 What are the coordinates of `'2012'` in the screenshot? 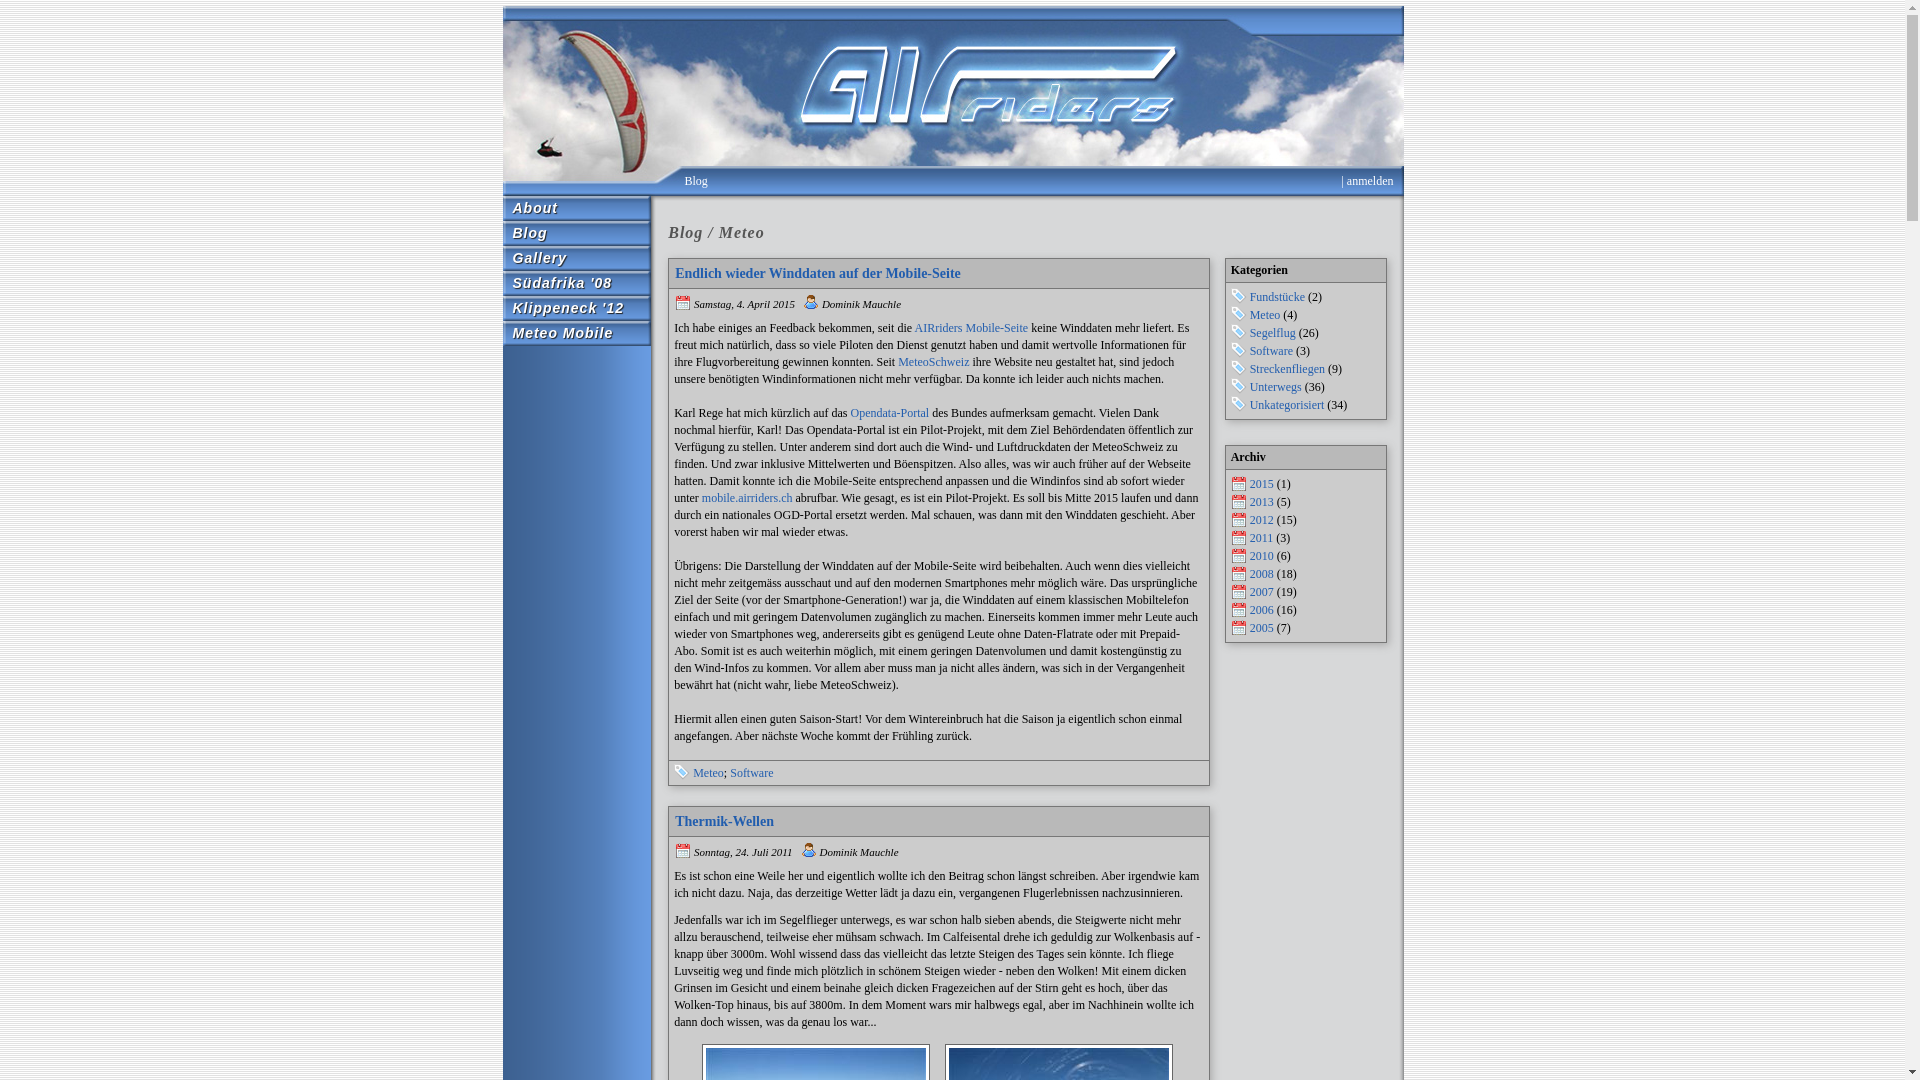 It's located at (1248, 519).